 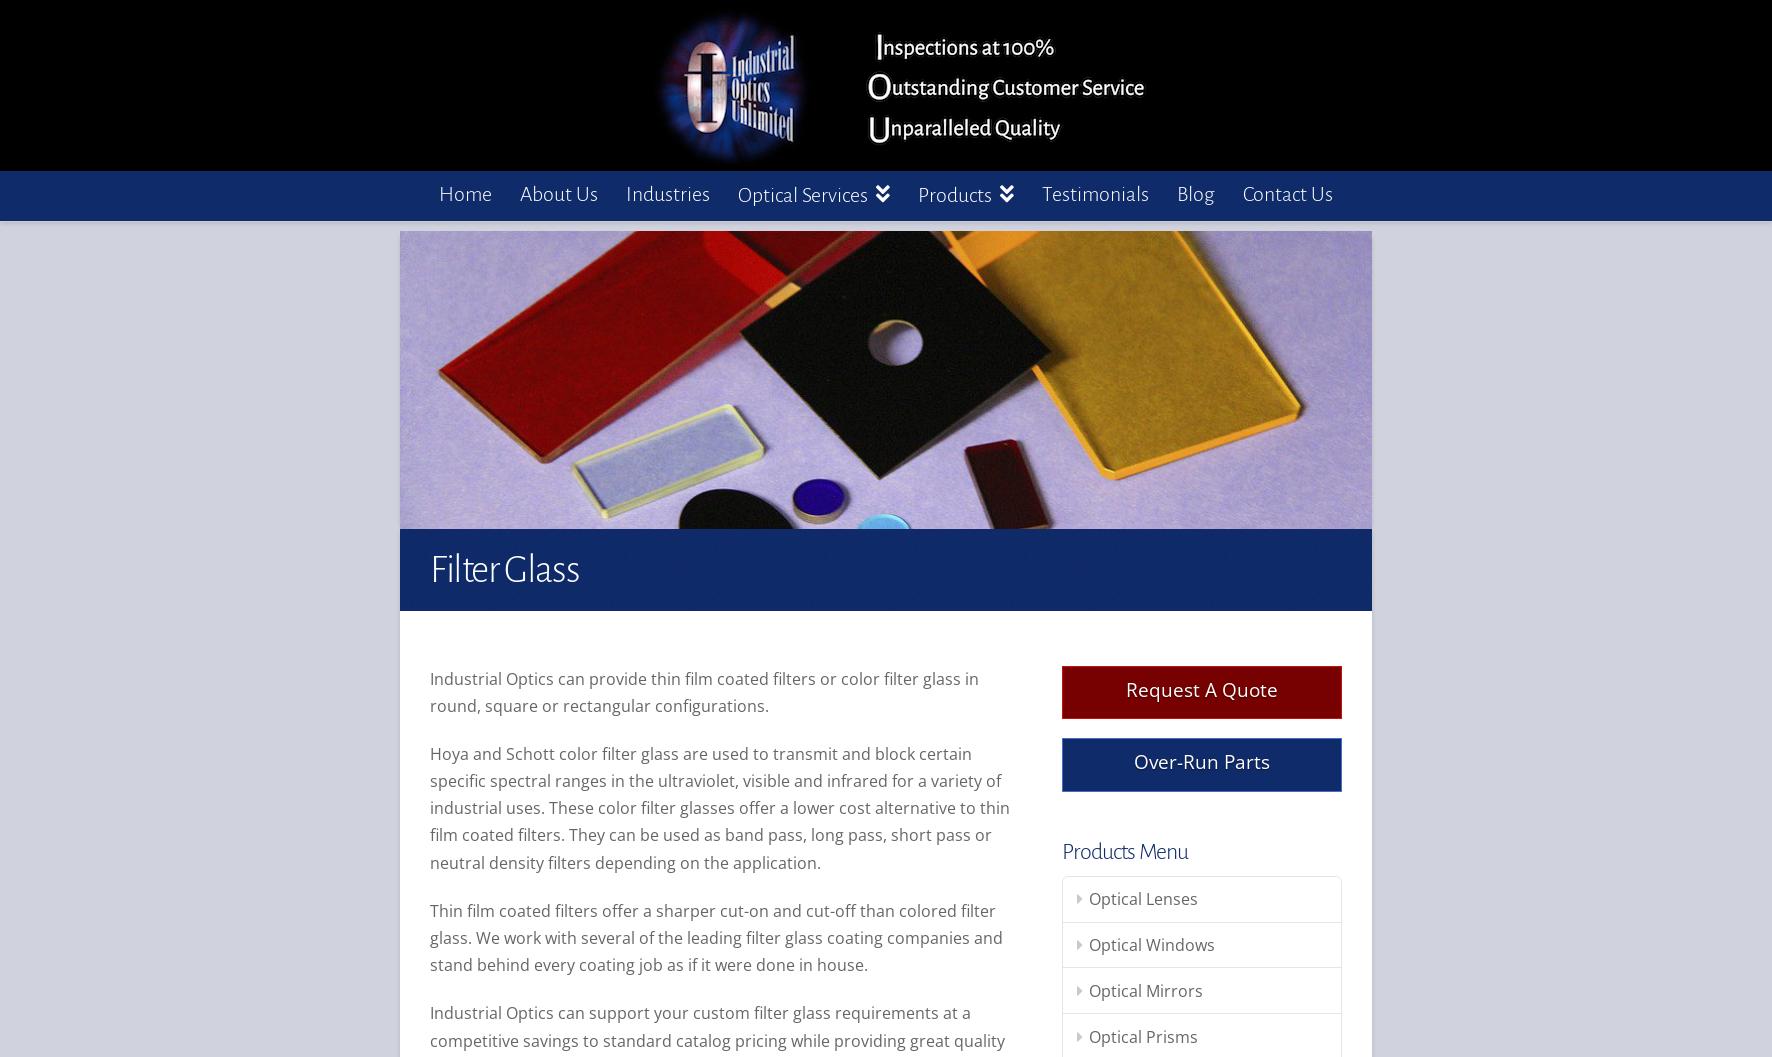 What do you see at coordinates (503, 567) in the screenshot?
I see `'Filter Glass'` at bounding box center [503, 567].